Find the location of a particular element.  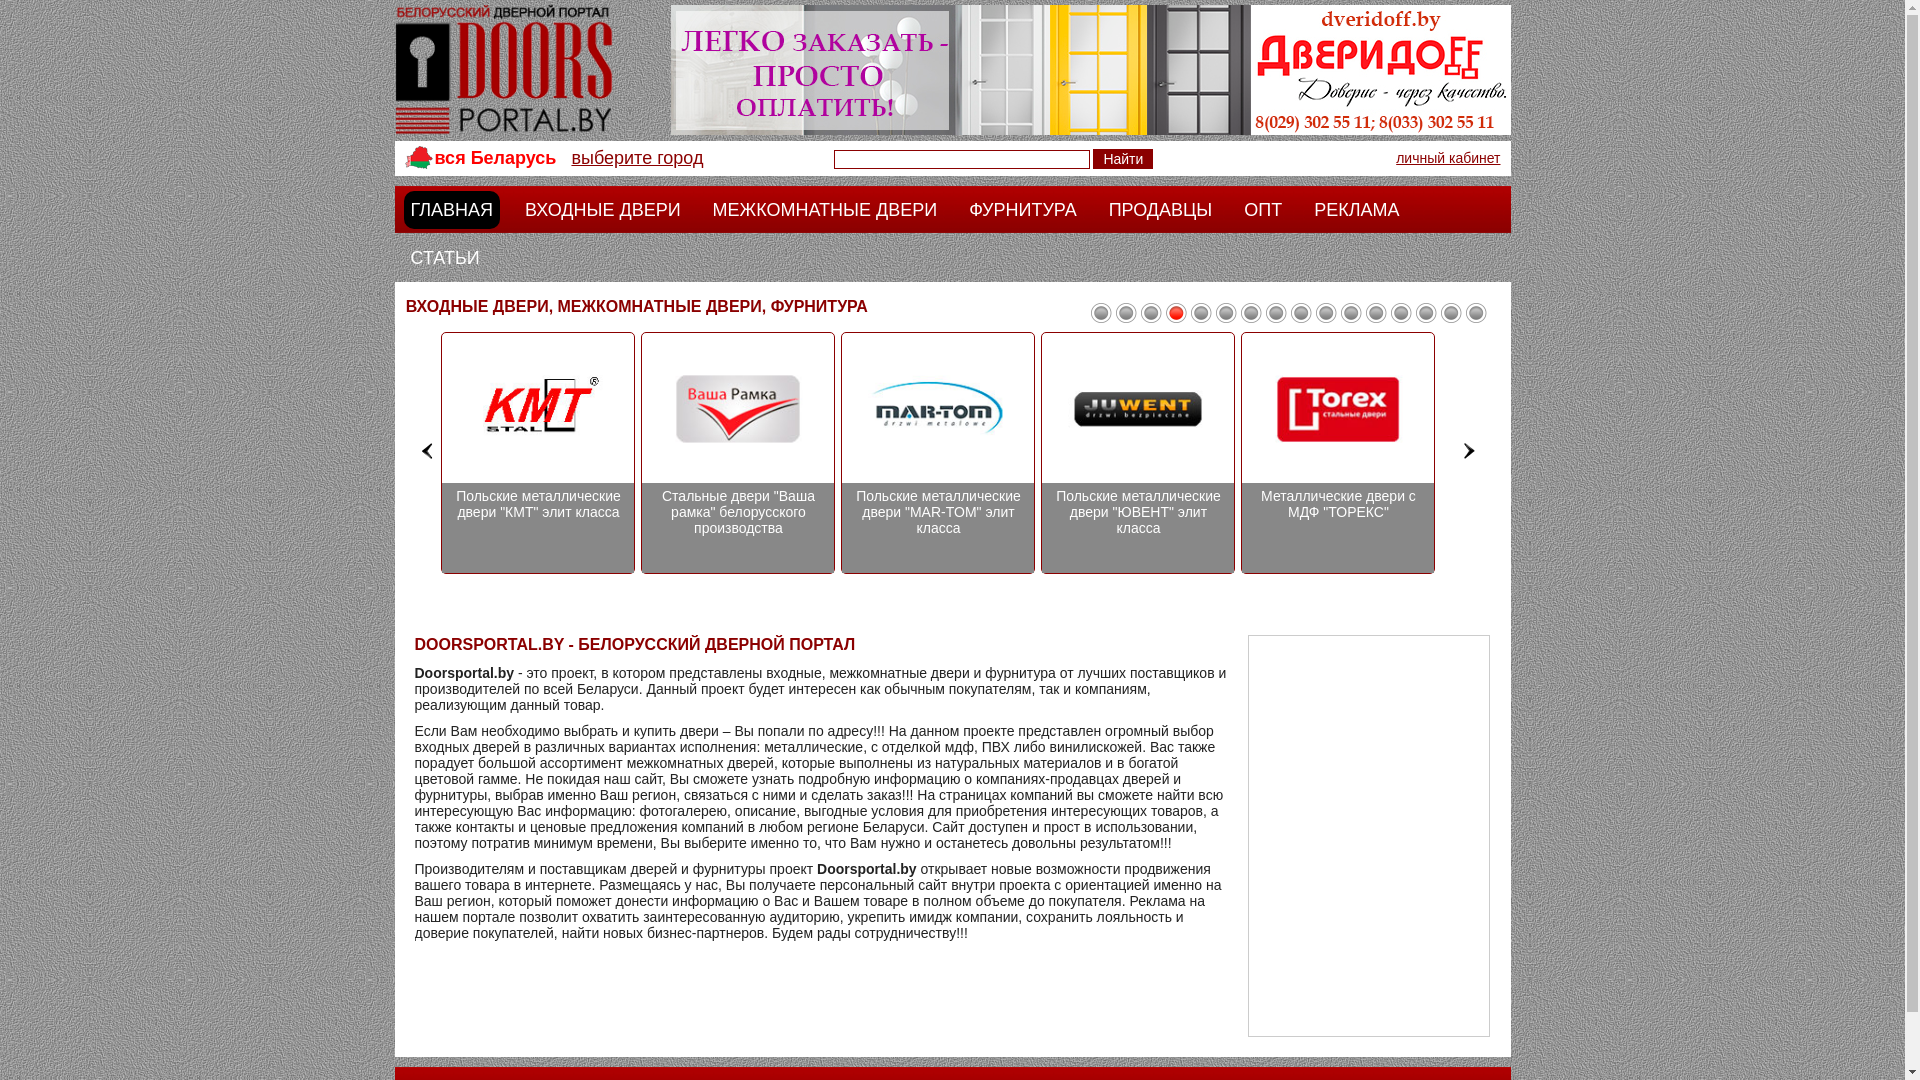

'<' is located at coordinates (426, 450).